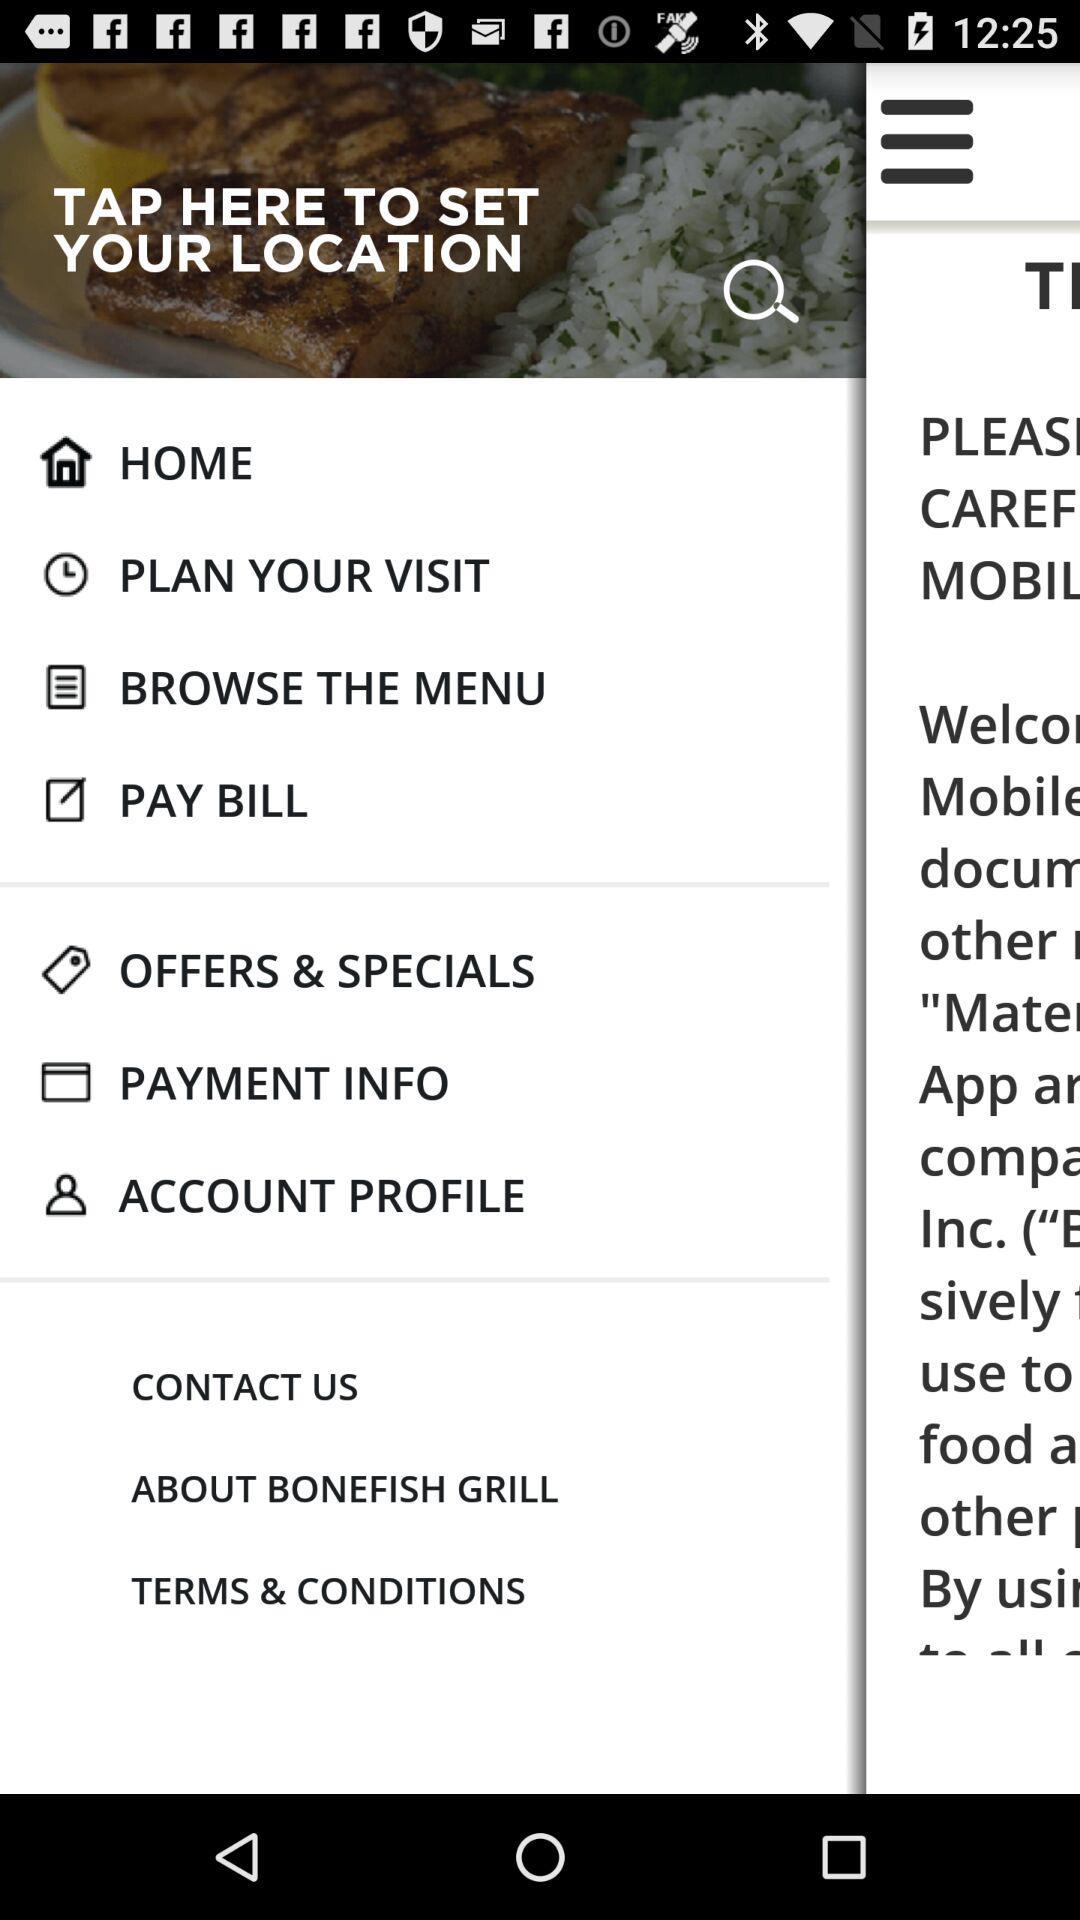 The image size is (1080, 1920). I want to click on icon next to please read these app, so click(243, 1385).